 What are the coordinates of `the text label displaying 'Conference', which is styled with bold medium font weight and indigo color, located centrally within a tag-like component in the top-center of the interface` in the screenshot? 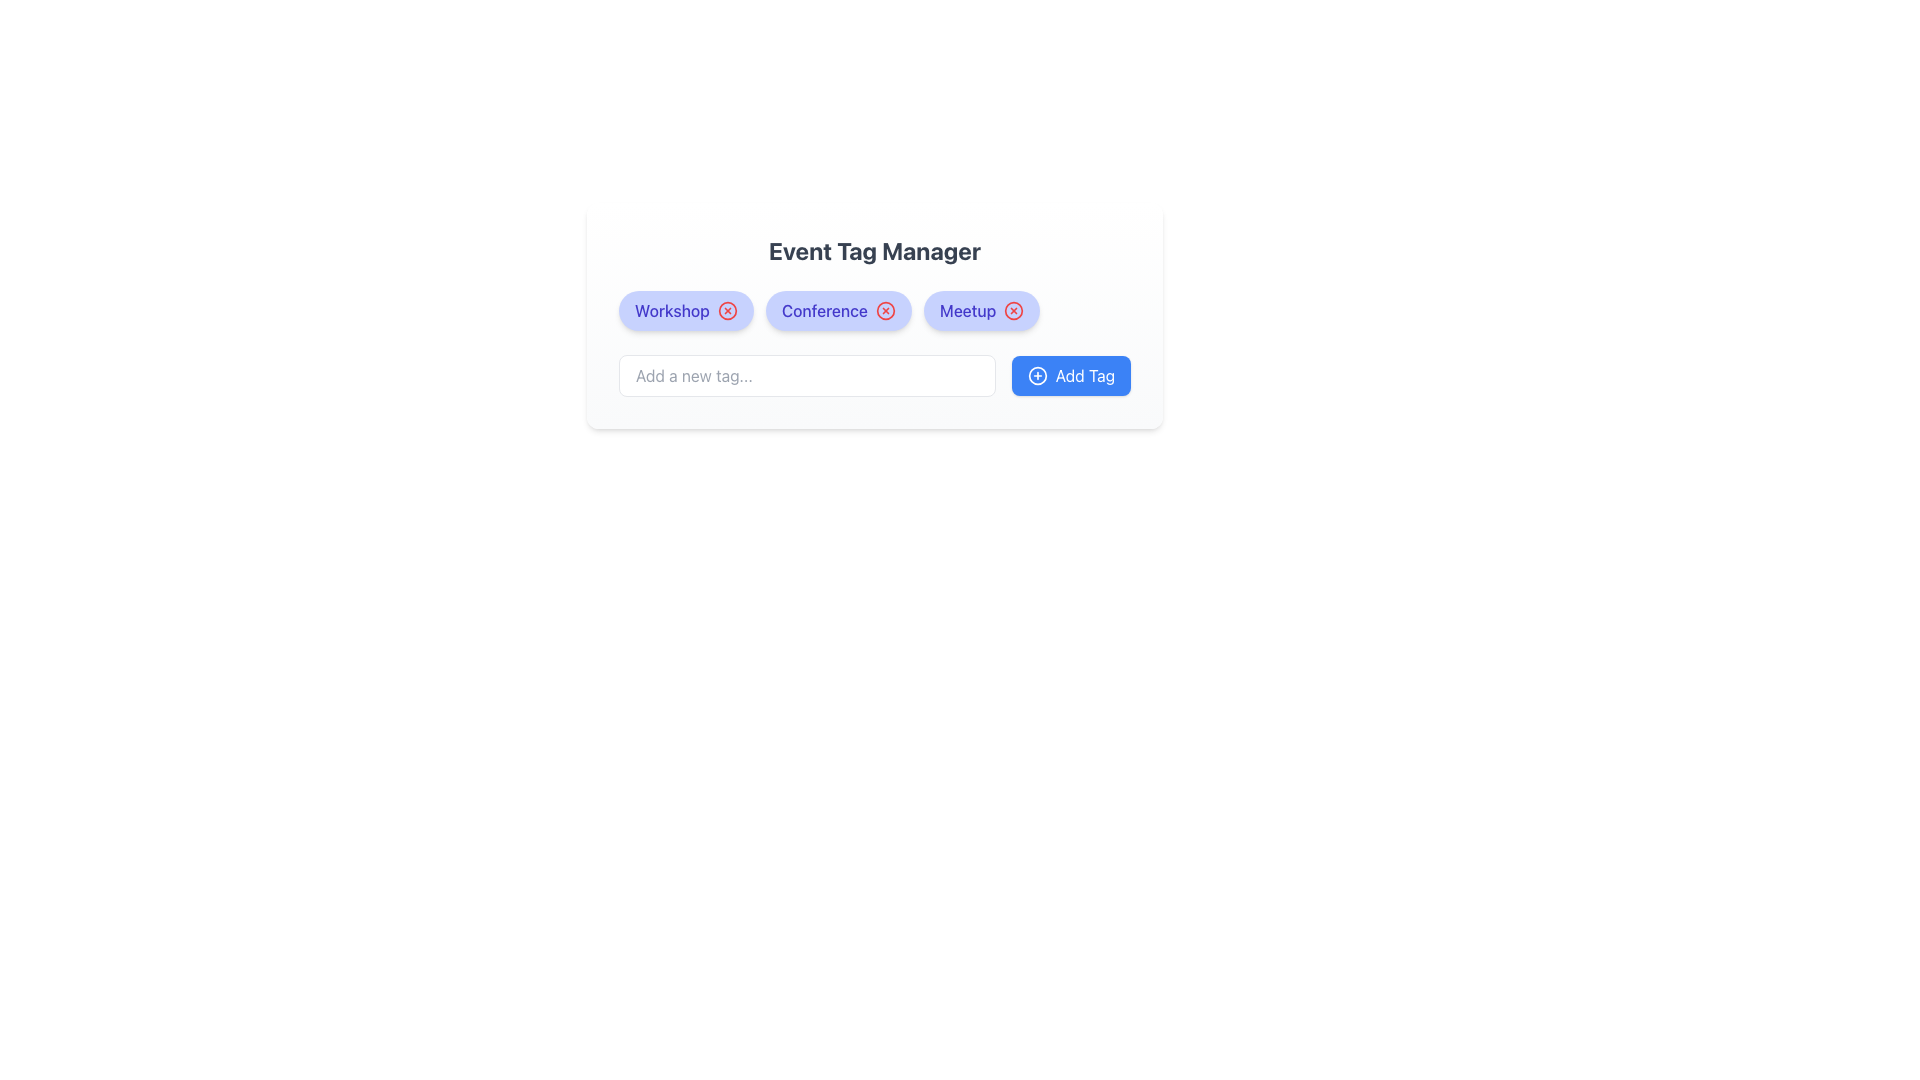 It's located at (824, 311).